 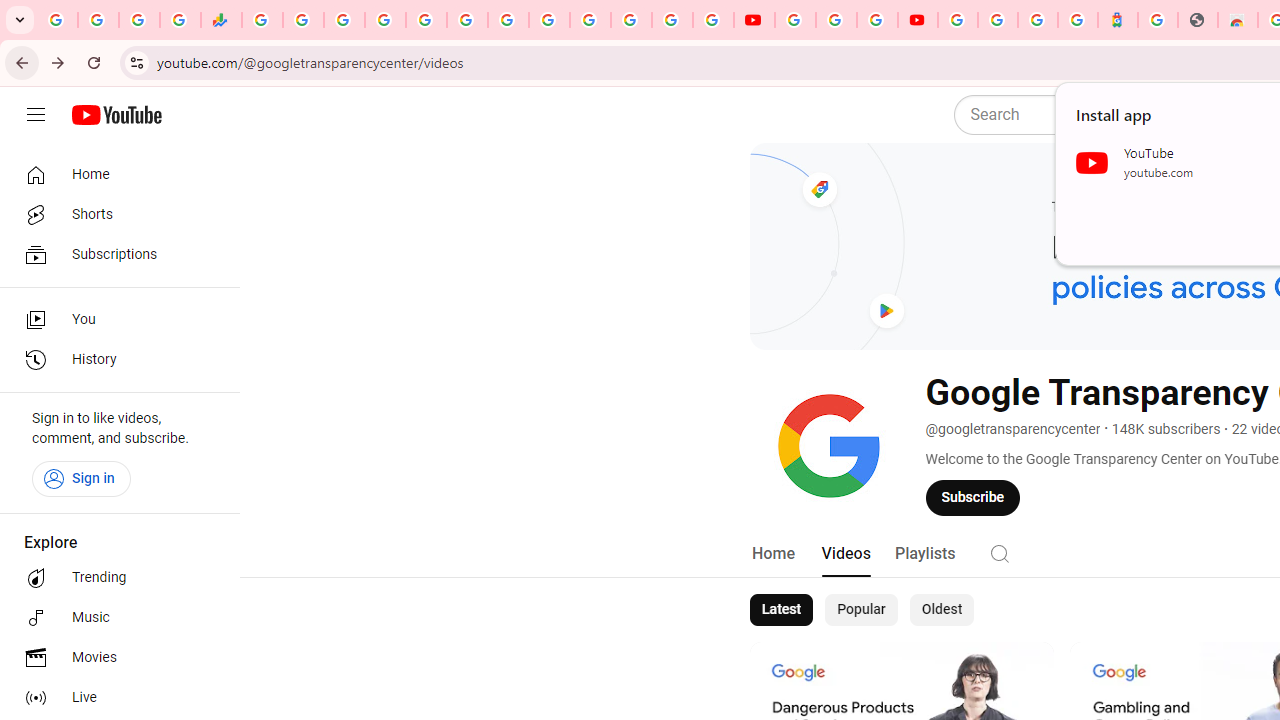 I want to click on 'Google Workspace Admin Community', so click(x=57, y=20).